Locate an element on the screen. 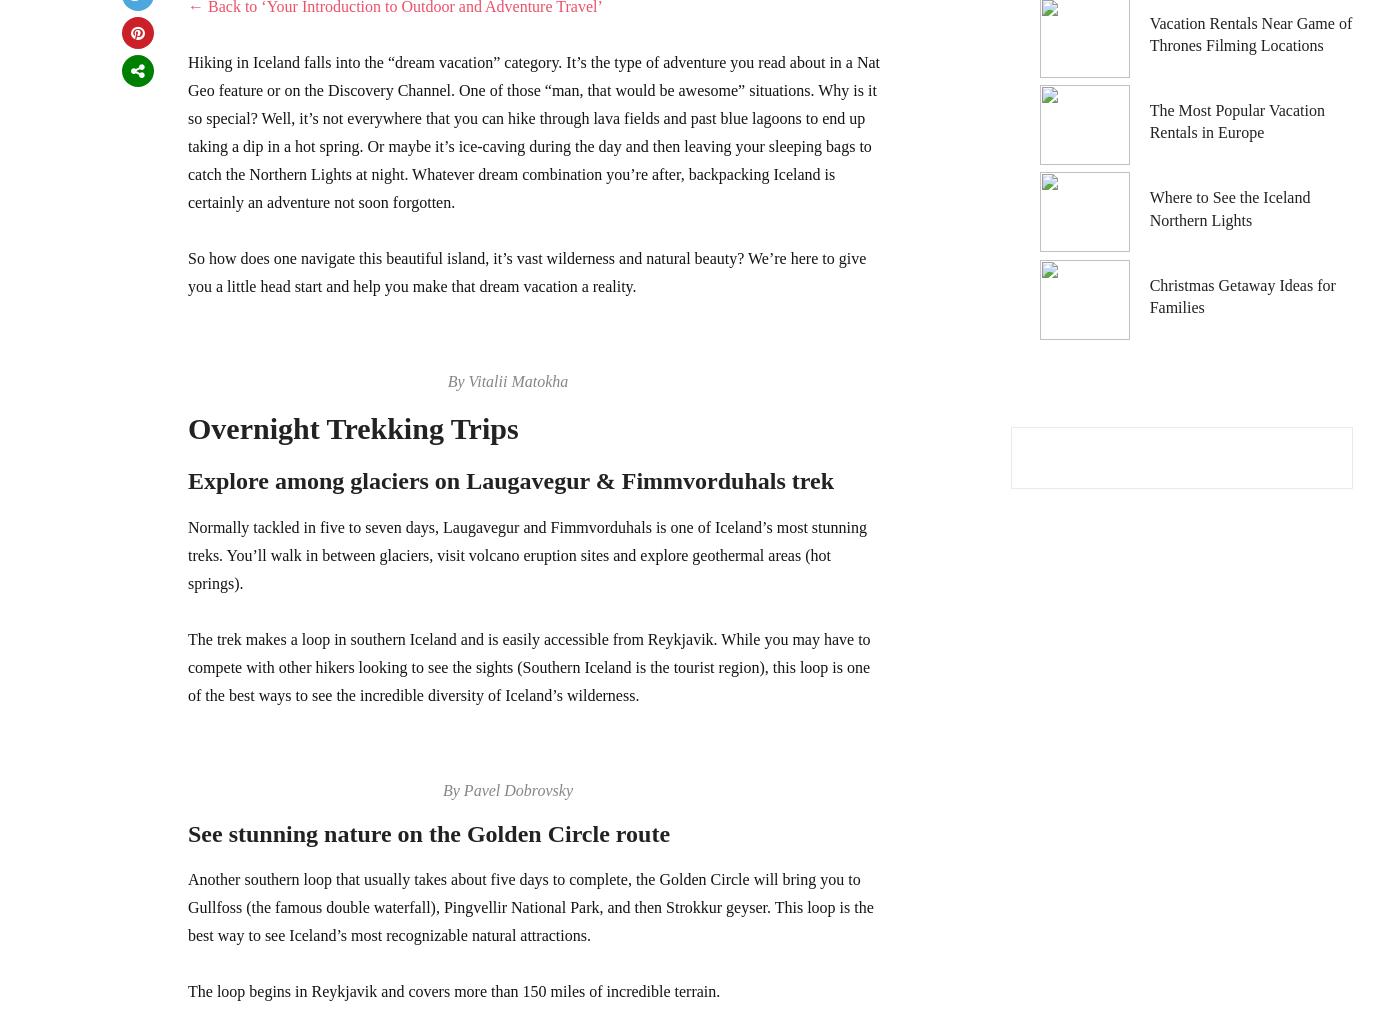 This screenshot has width=1381, height=1032. 'Vacation Rentals Near Game of Thrones Filming Locations' is located at coordinates (1147, 33).